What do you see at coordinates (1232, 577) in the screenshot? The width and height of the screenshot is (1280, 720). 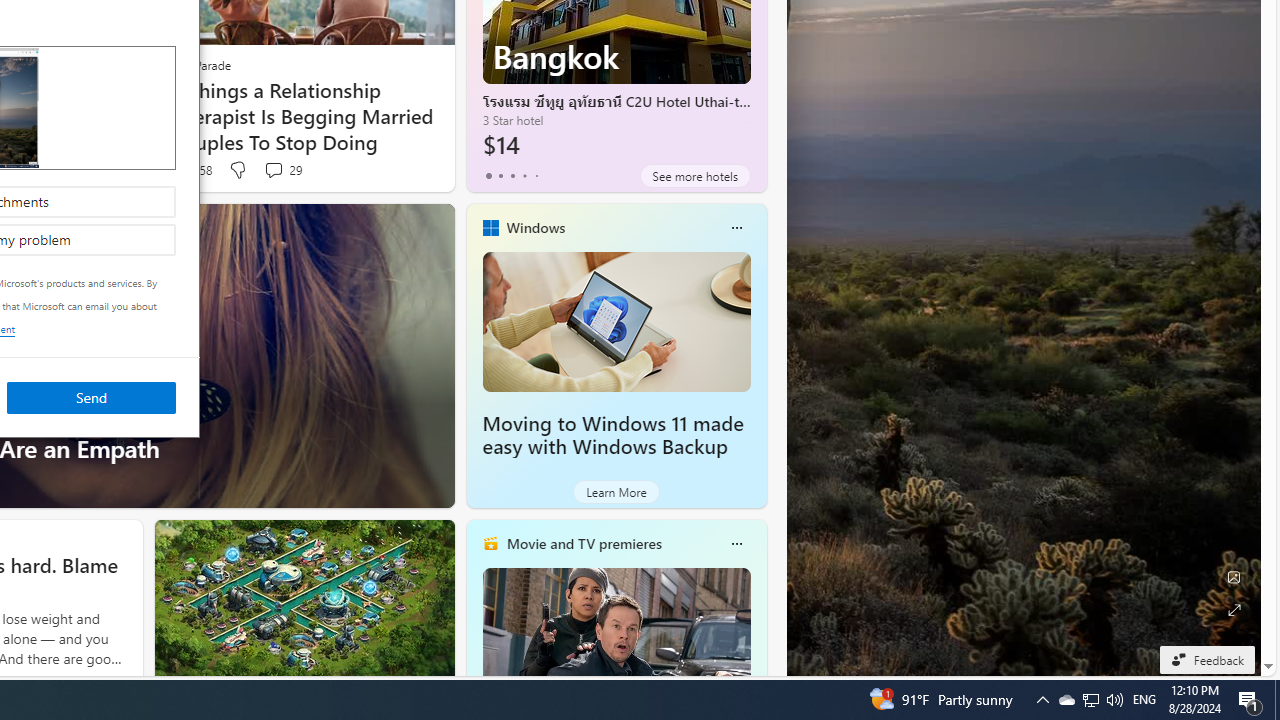 I see `'Edit Background'` at bounding box center [1232, 577].